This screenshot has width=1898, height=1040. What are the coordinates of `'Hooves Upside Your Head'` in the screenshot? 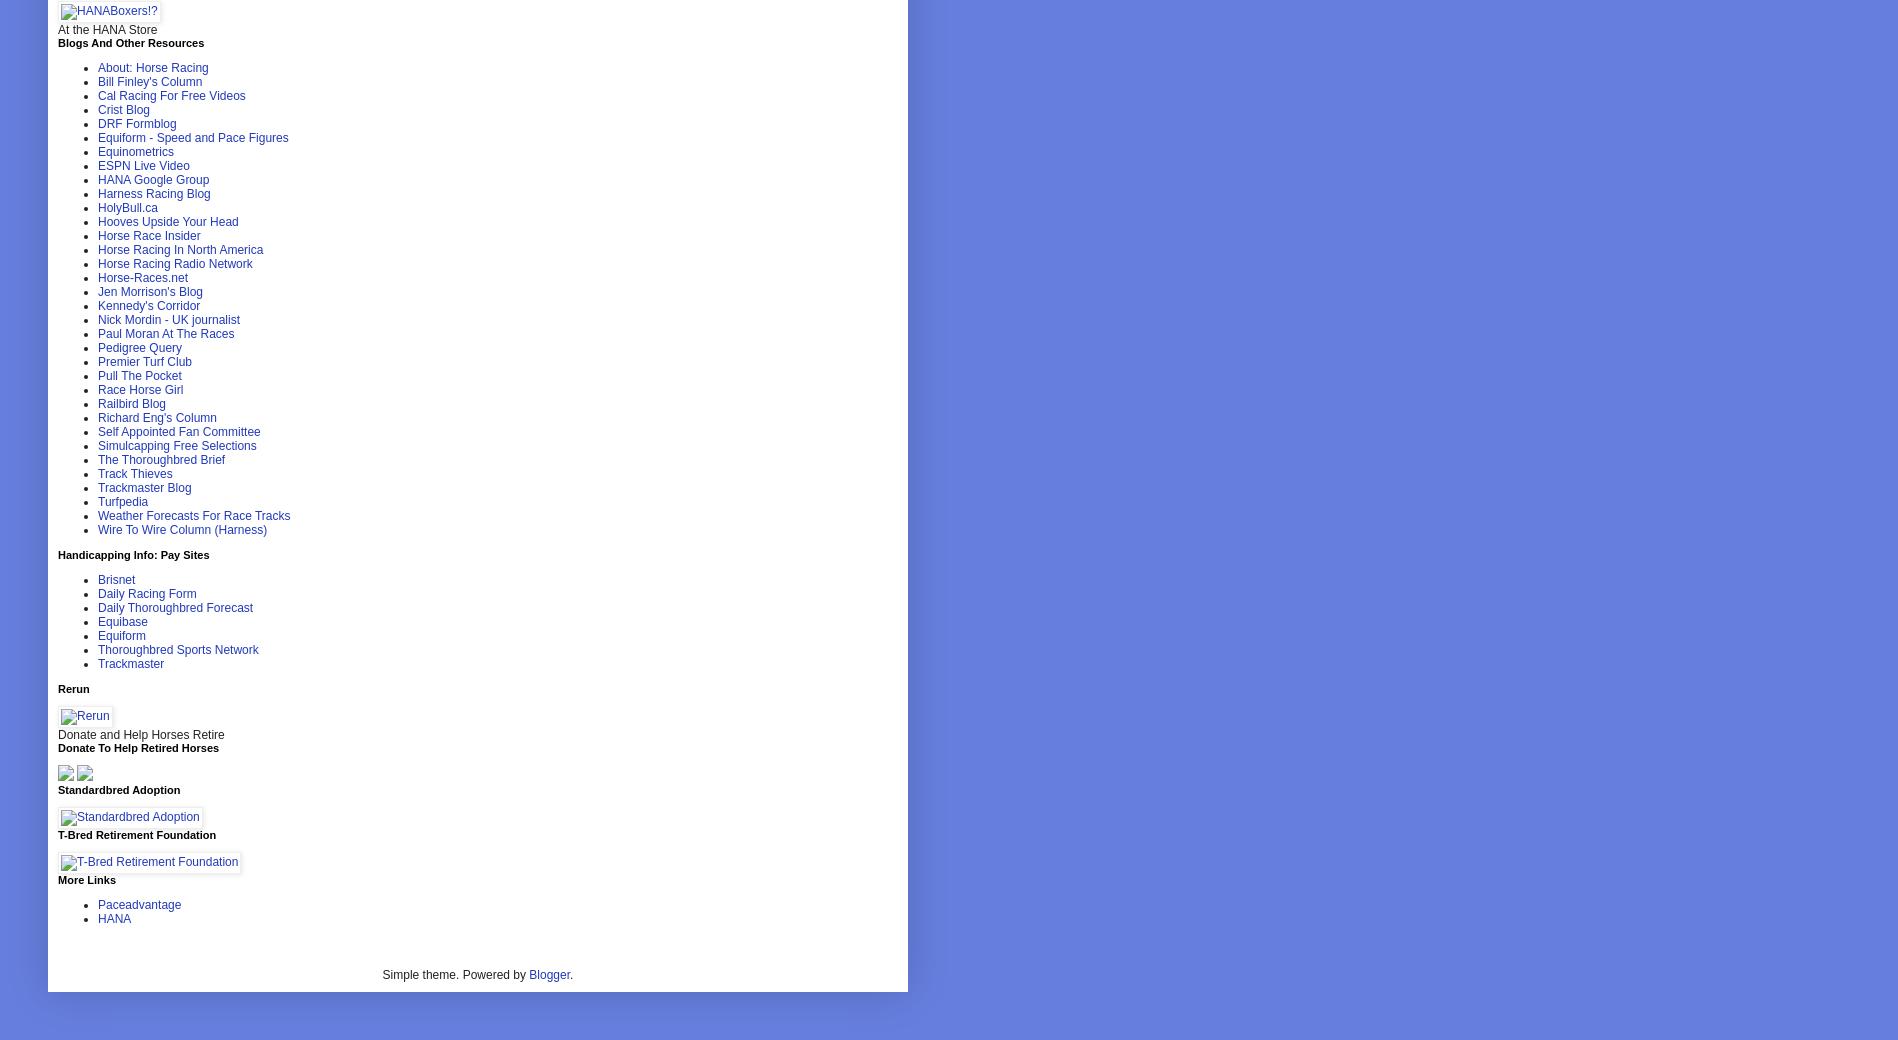 It's located at (166, 222).